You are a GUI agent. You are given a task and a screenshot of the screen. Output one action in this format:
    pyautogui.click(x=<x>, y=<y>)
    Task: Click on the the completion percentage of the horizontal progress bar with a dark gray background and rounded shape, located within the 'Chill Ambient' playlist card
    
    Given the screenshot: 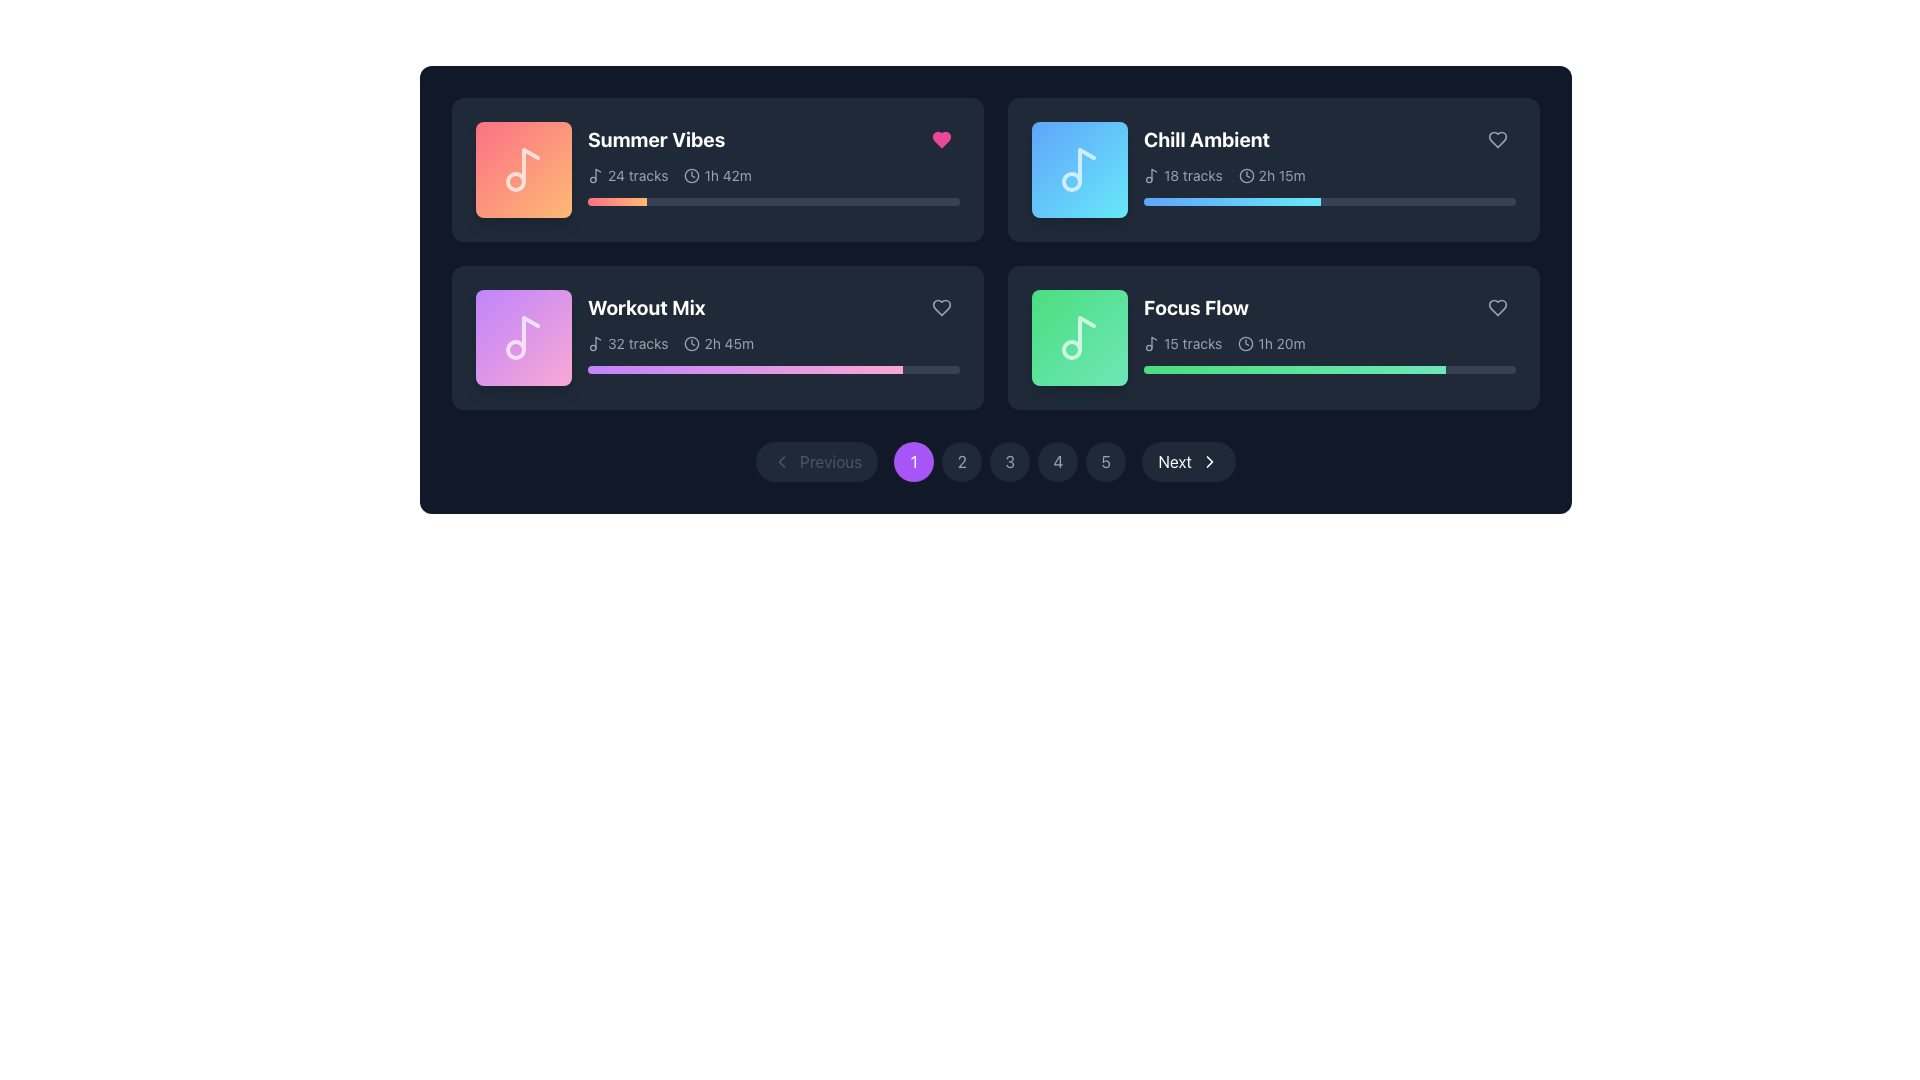 What is the action you would take?
    pyautogui.click(x=1329, y=201)
    